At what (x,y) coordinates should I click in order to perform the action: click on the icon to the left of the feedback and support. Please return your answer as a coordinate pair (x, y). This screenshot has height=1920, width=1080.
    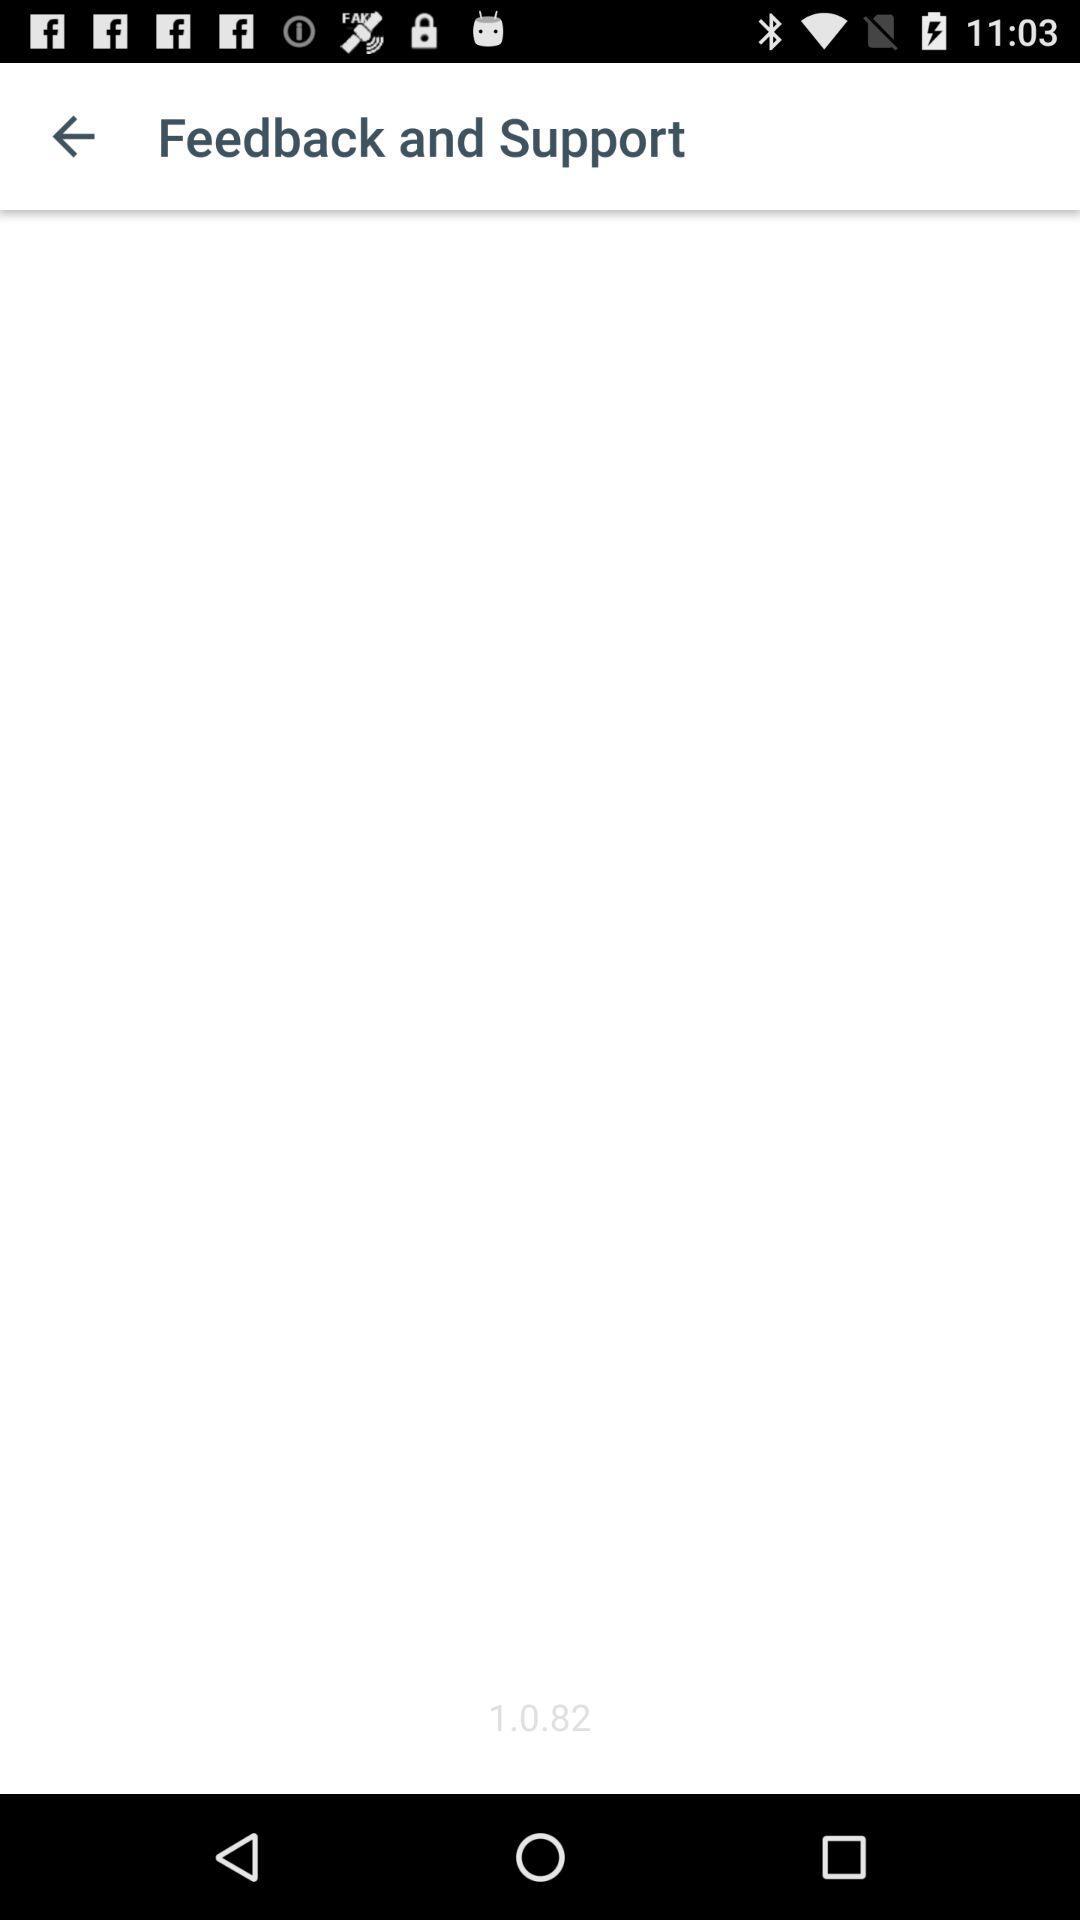
    Looking at the image, I should click on (72, 135).